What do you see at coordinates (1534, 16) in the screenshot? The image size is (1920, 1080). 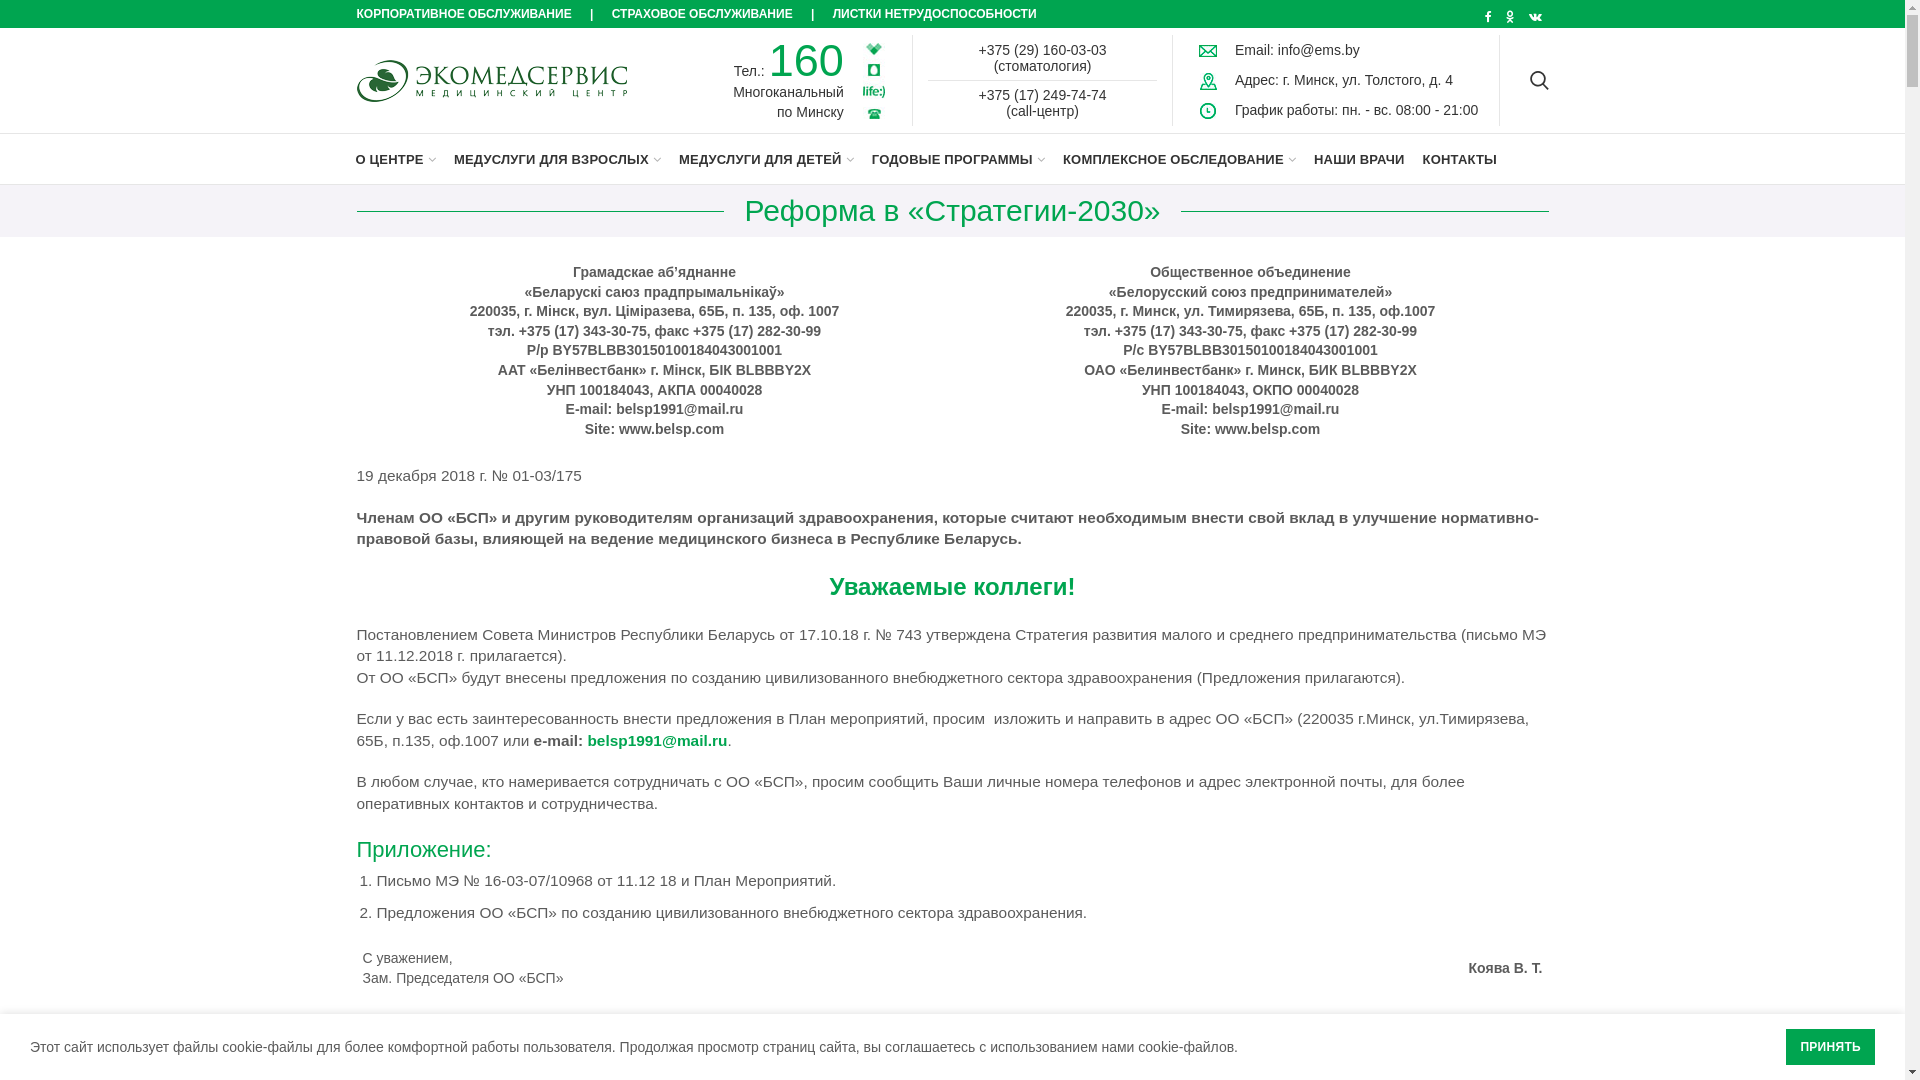 I see `'VK'` at bounding box center [1534, 16].